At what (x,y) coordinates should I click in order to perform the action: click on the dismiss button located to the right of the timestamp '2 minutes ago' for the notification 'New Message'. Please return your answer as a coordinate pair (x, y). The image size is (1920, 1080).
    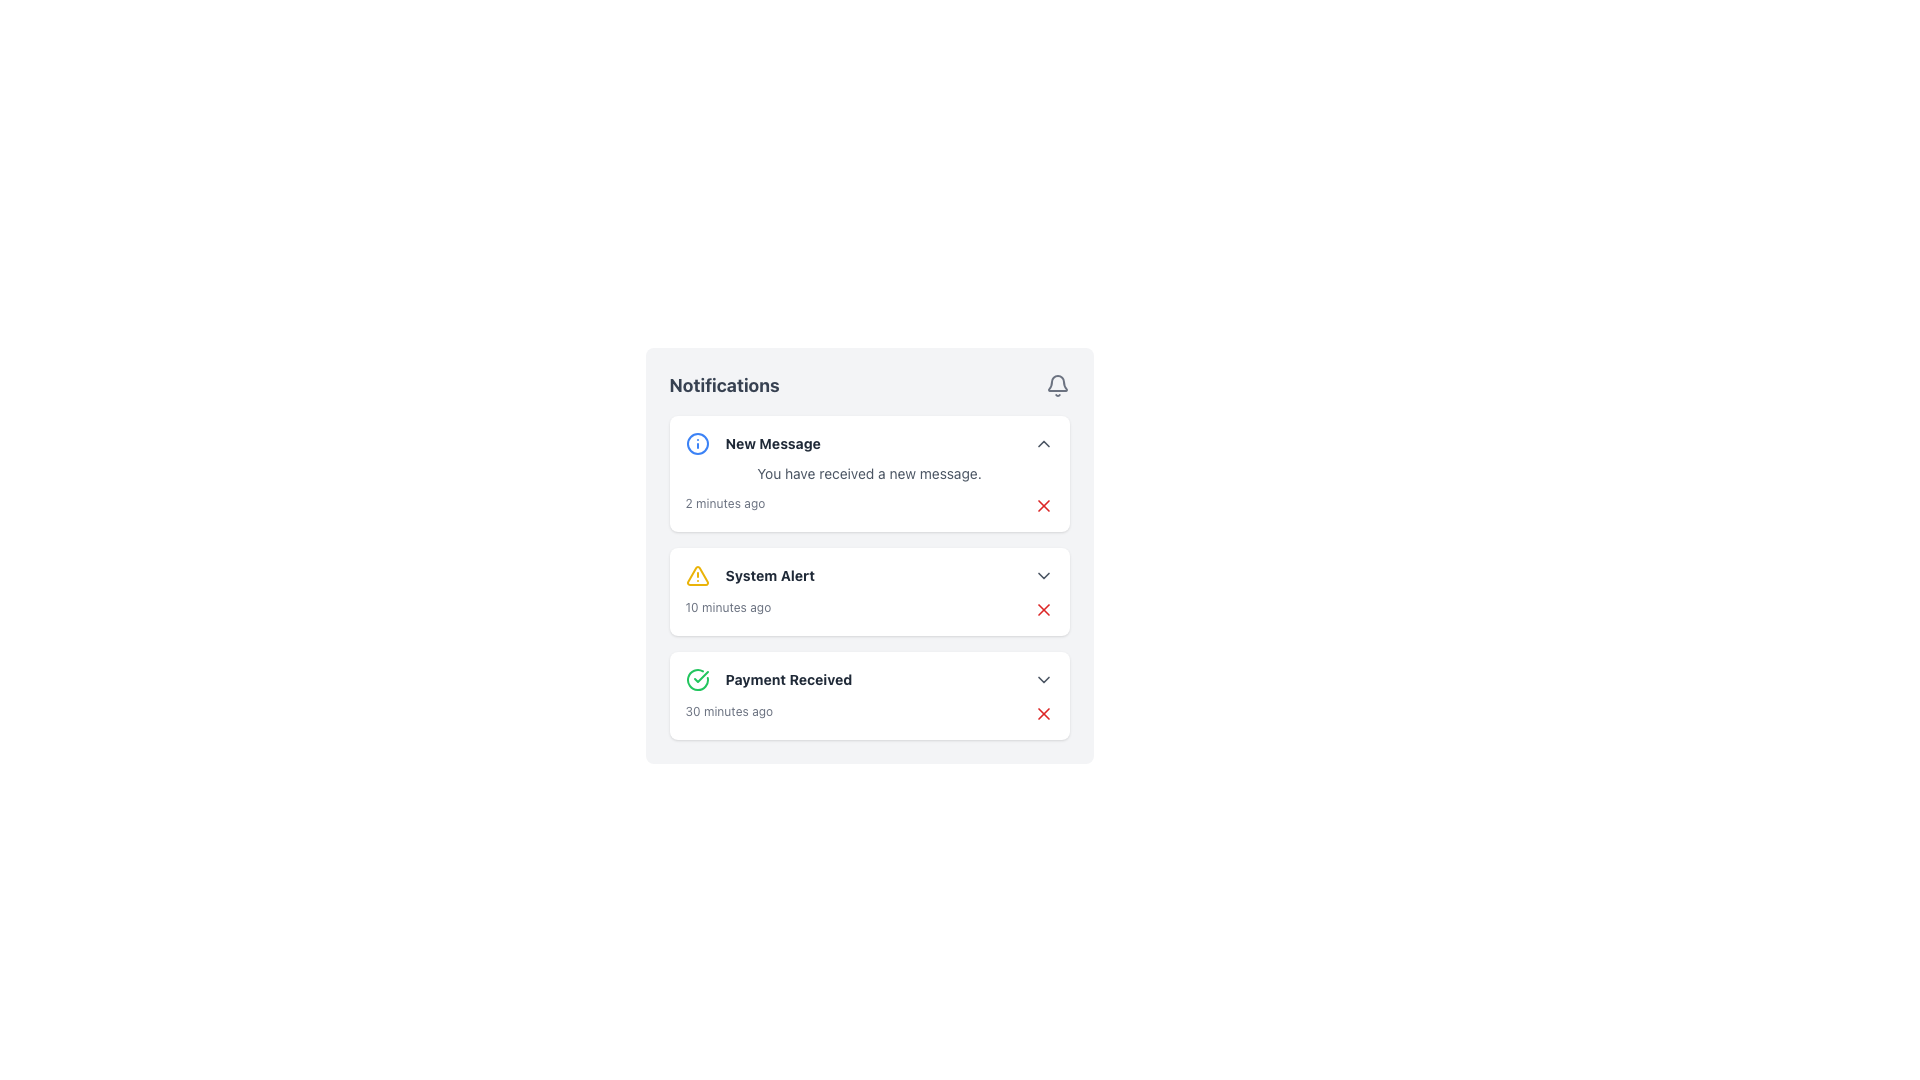
    Looking at the image, I should click on (1042, 504).